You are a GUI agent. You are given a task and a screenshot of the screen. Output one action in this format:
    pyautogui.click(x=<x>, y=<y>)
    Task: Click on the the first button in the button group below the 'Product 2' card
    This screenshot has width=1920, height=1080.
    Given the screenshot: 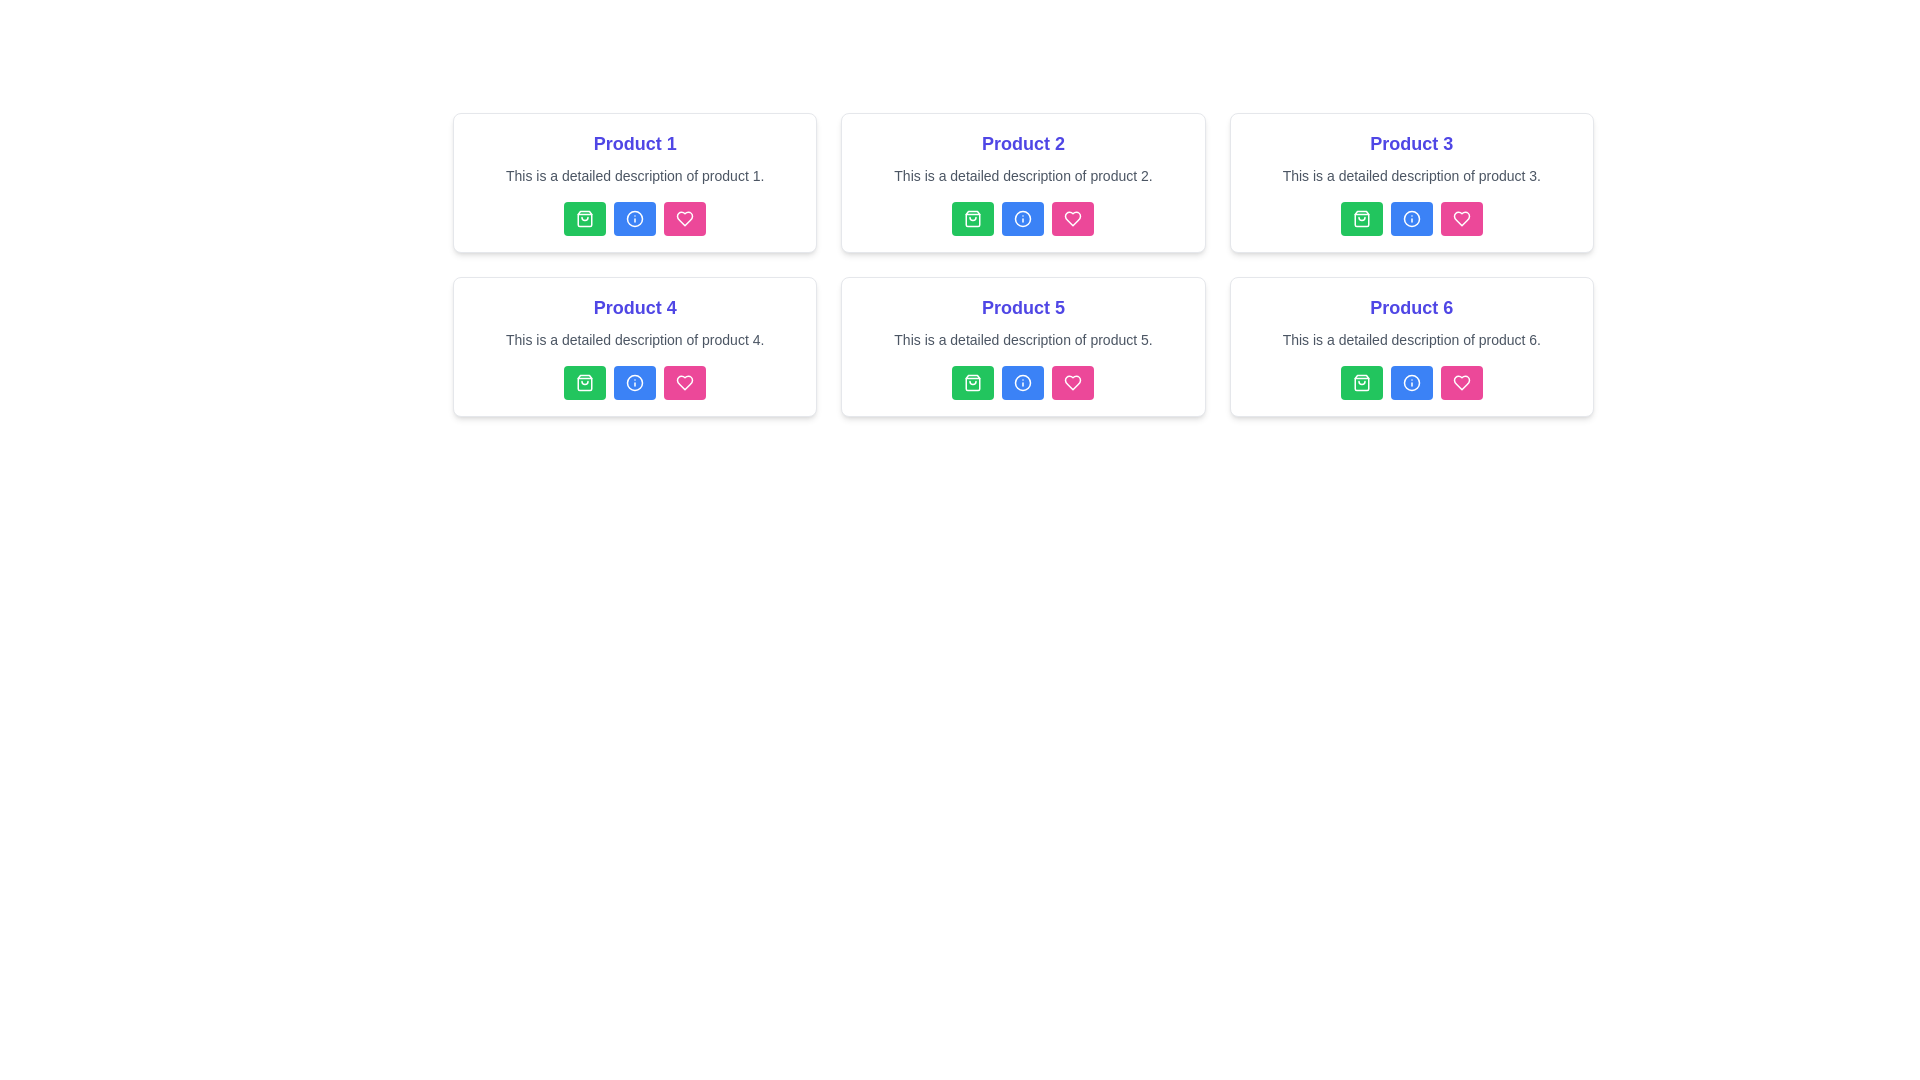 What is the action you would take?
    pyautogui.click(x=973, y=219)
    